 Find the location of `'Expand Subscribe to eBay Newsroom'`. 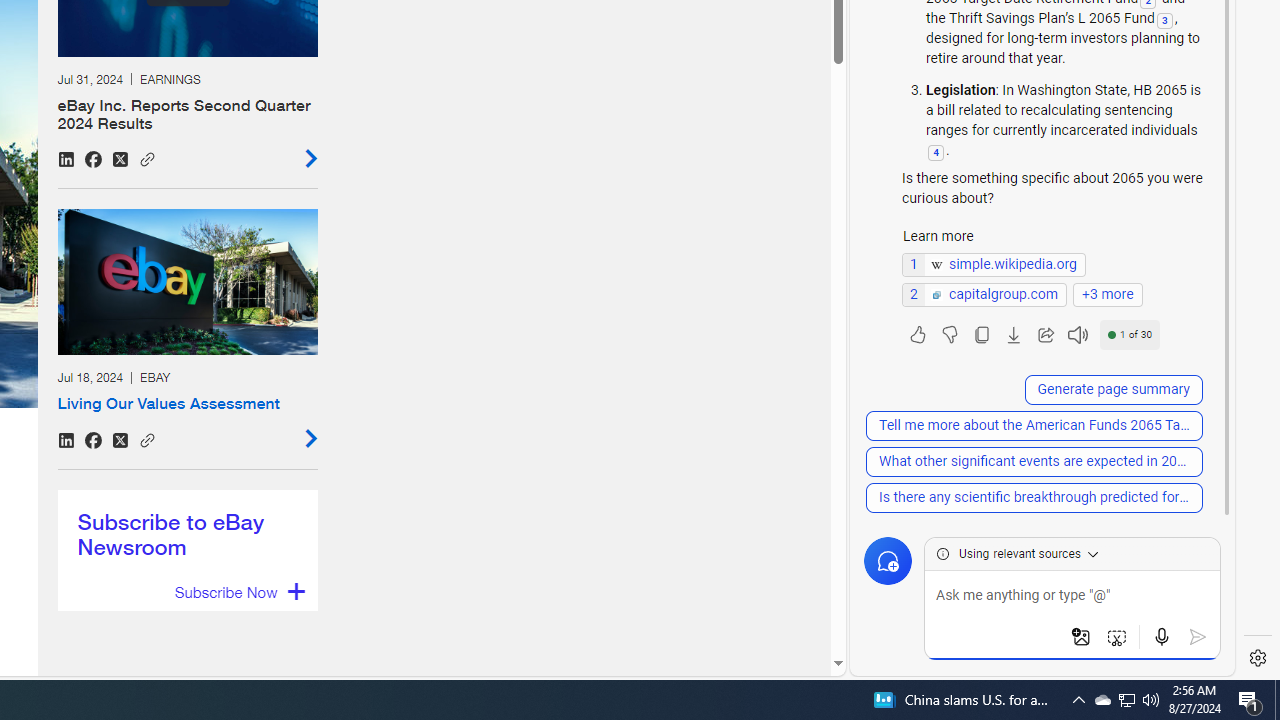

'Expand Subscribe to eBay Newsroom' is located at coordinates (238, 591).